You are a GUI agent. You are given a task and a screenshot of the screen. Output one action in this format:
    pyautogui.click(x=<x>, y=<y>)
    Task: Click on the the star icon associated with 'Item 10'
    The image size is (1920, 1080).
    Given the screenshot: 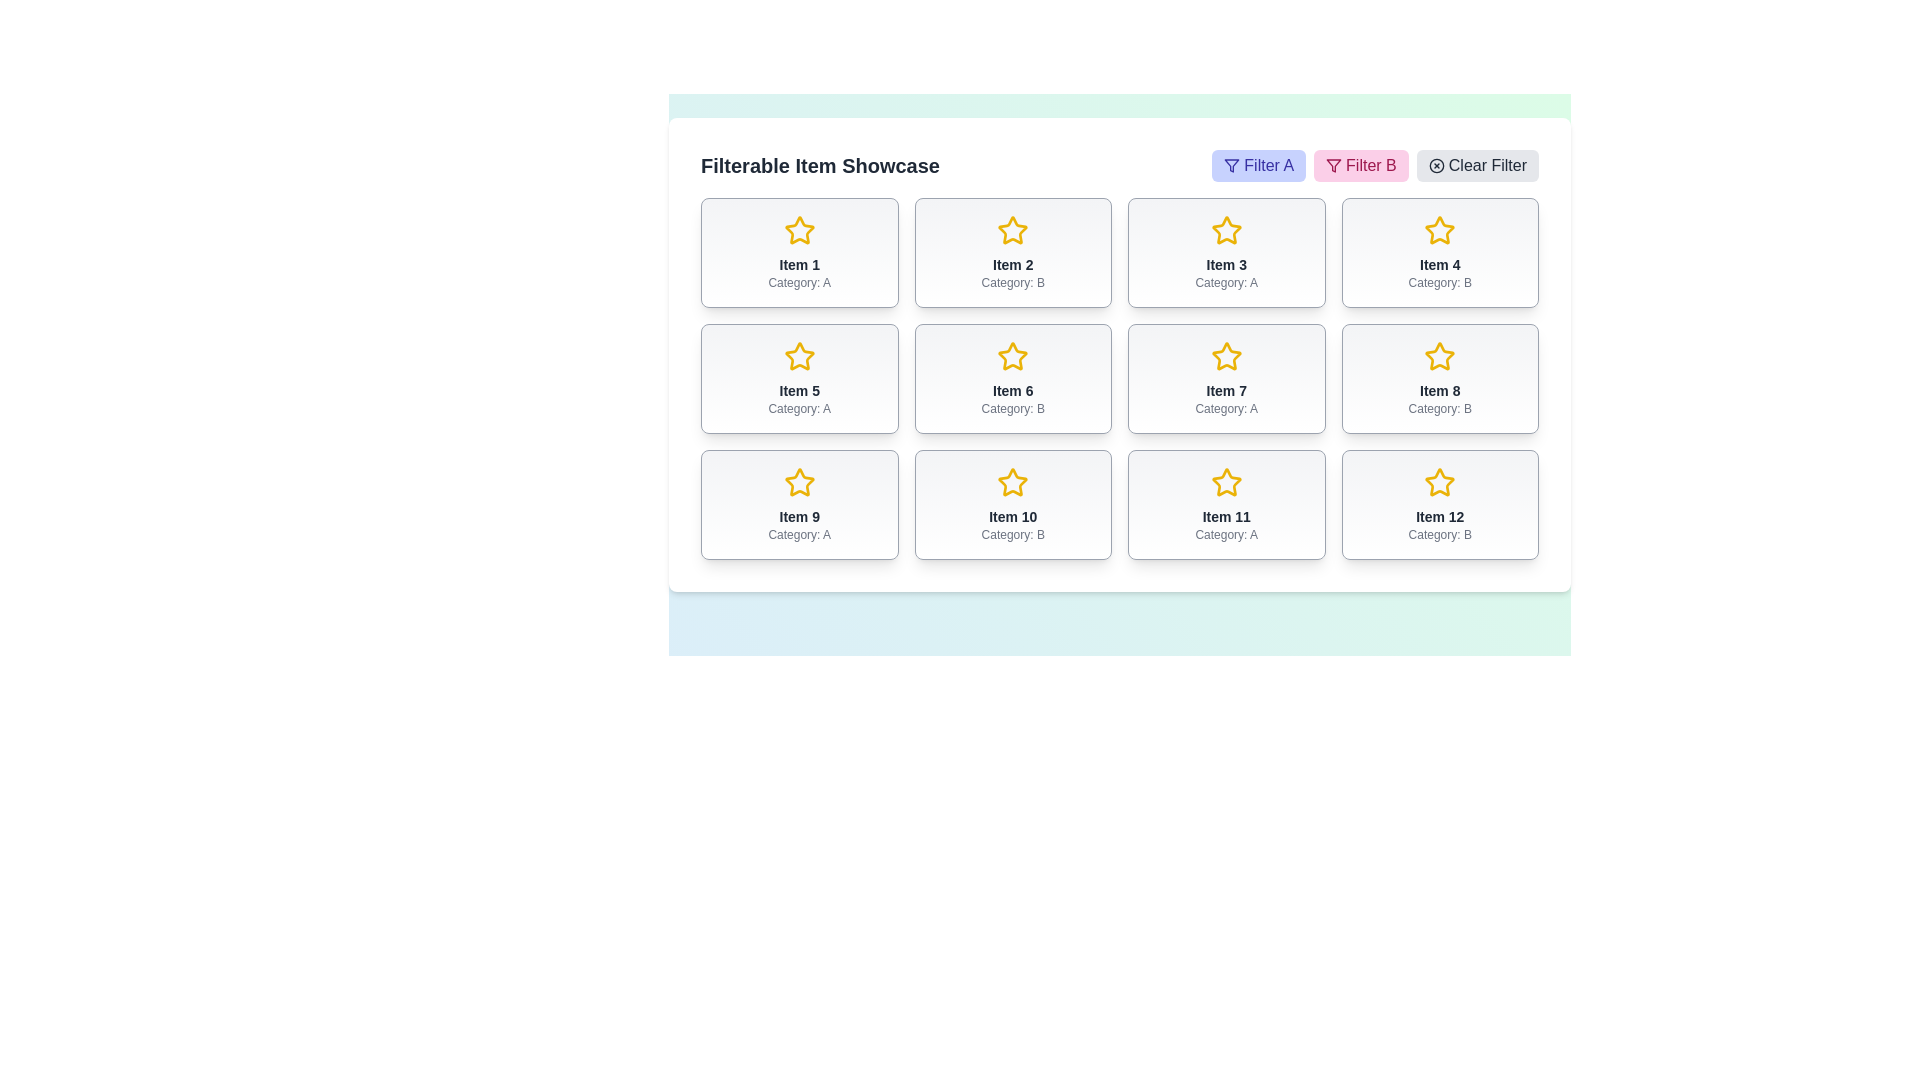 What is the action you would take?
    pyautogui.click(x=1012, y=482)
    